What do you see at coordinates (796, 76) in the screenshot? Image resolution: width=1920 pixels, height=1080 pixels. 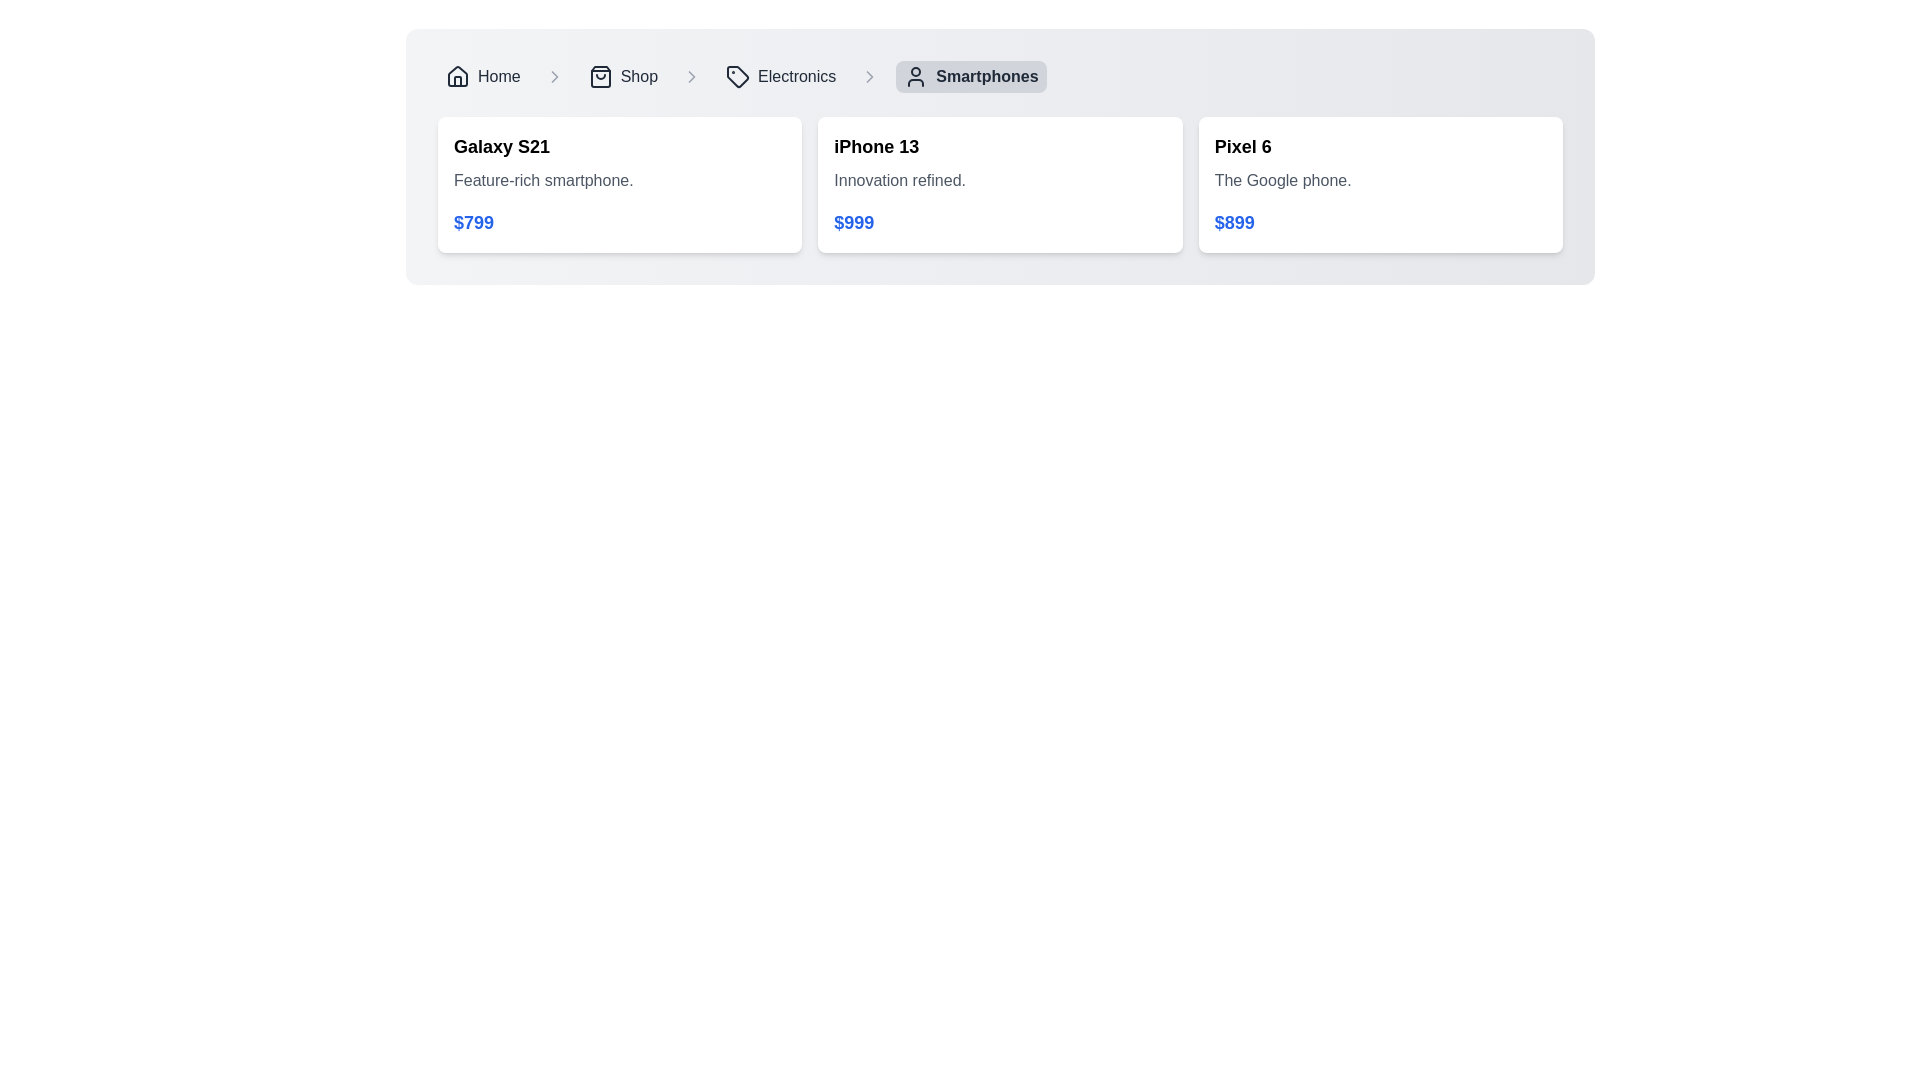 I see `the breadcrumb text label for 'Electronics'` at bounding box center [796, 76].